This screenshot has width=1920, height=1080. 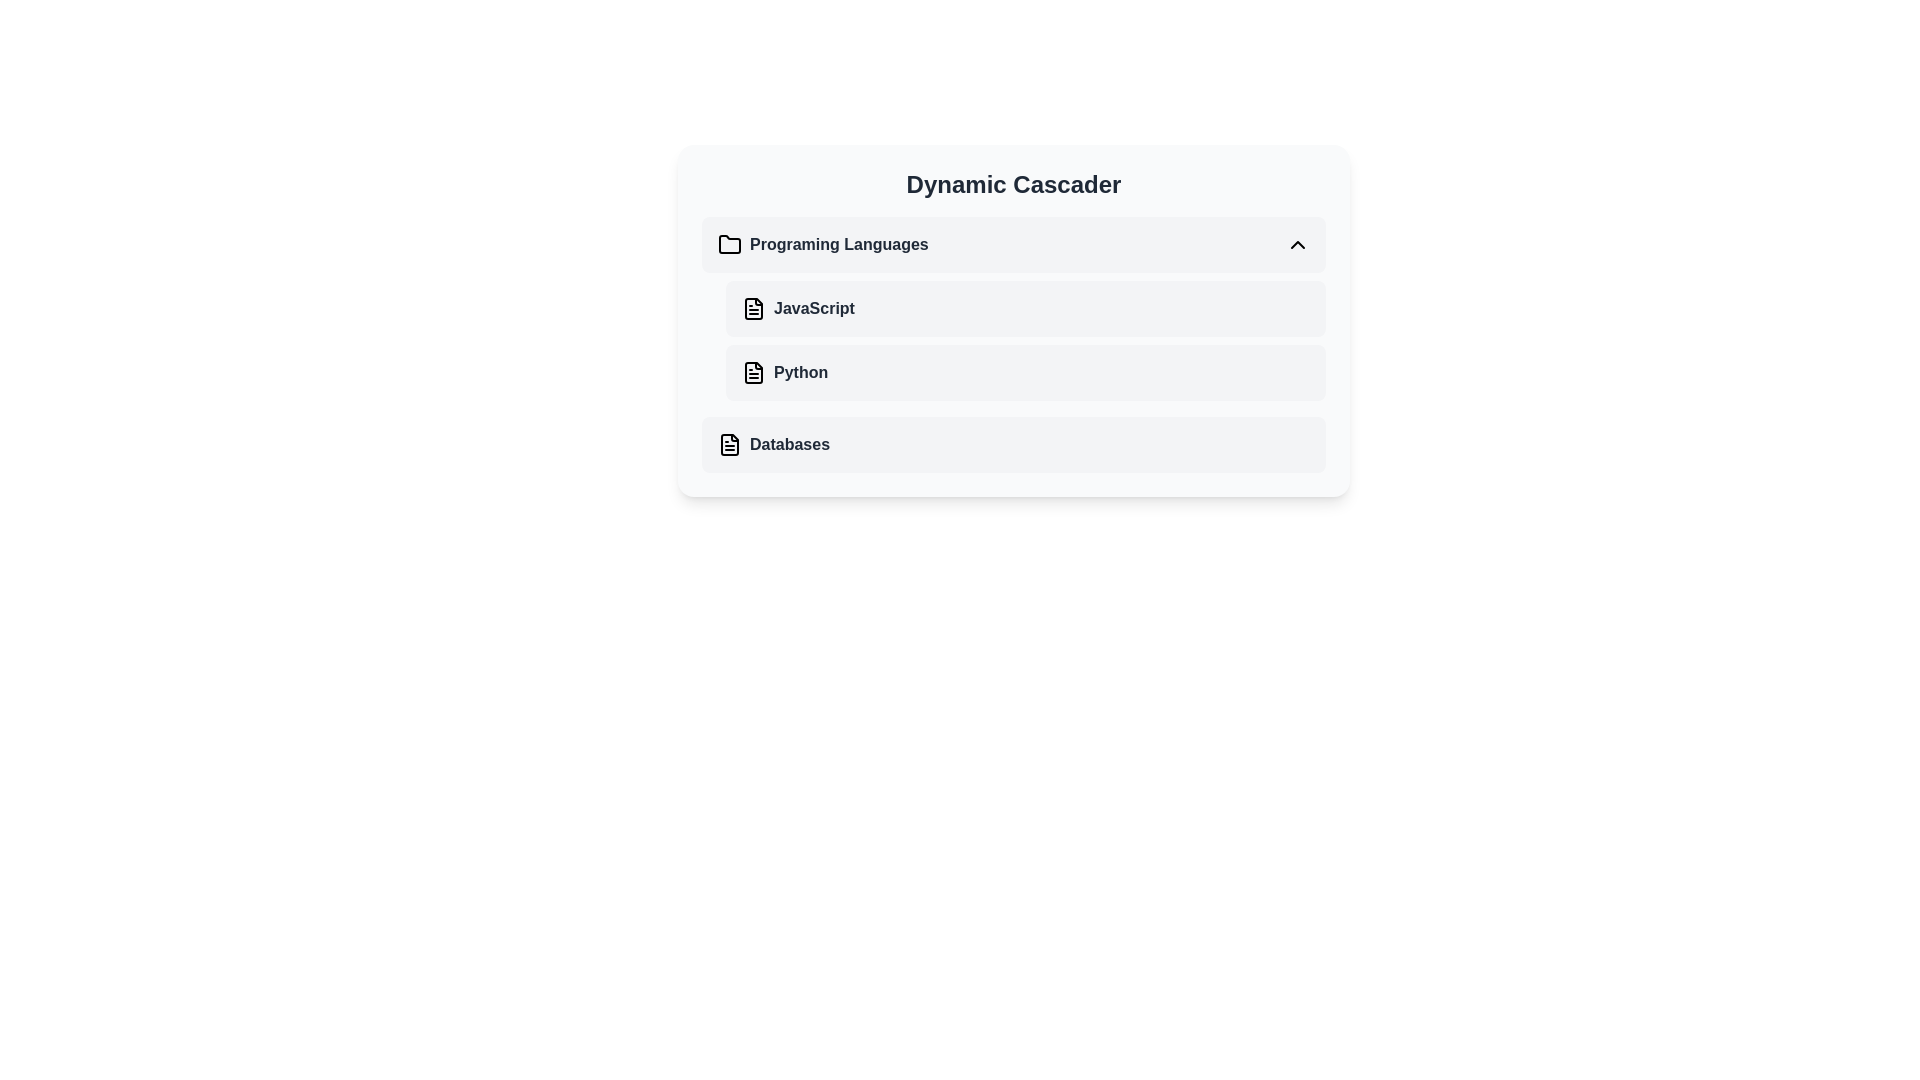 I want to click on the 'JavaScript' text label in the 'Dynamic Cascader' section, so click(x=814, y=308).